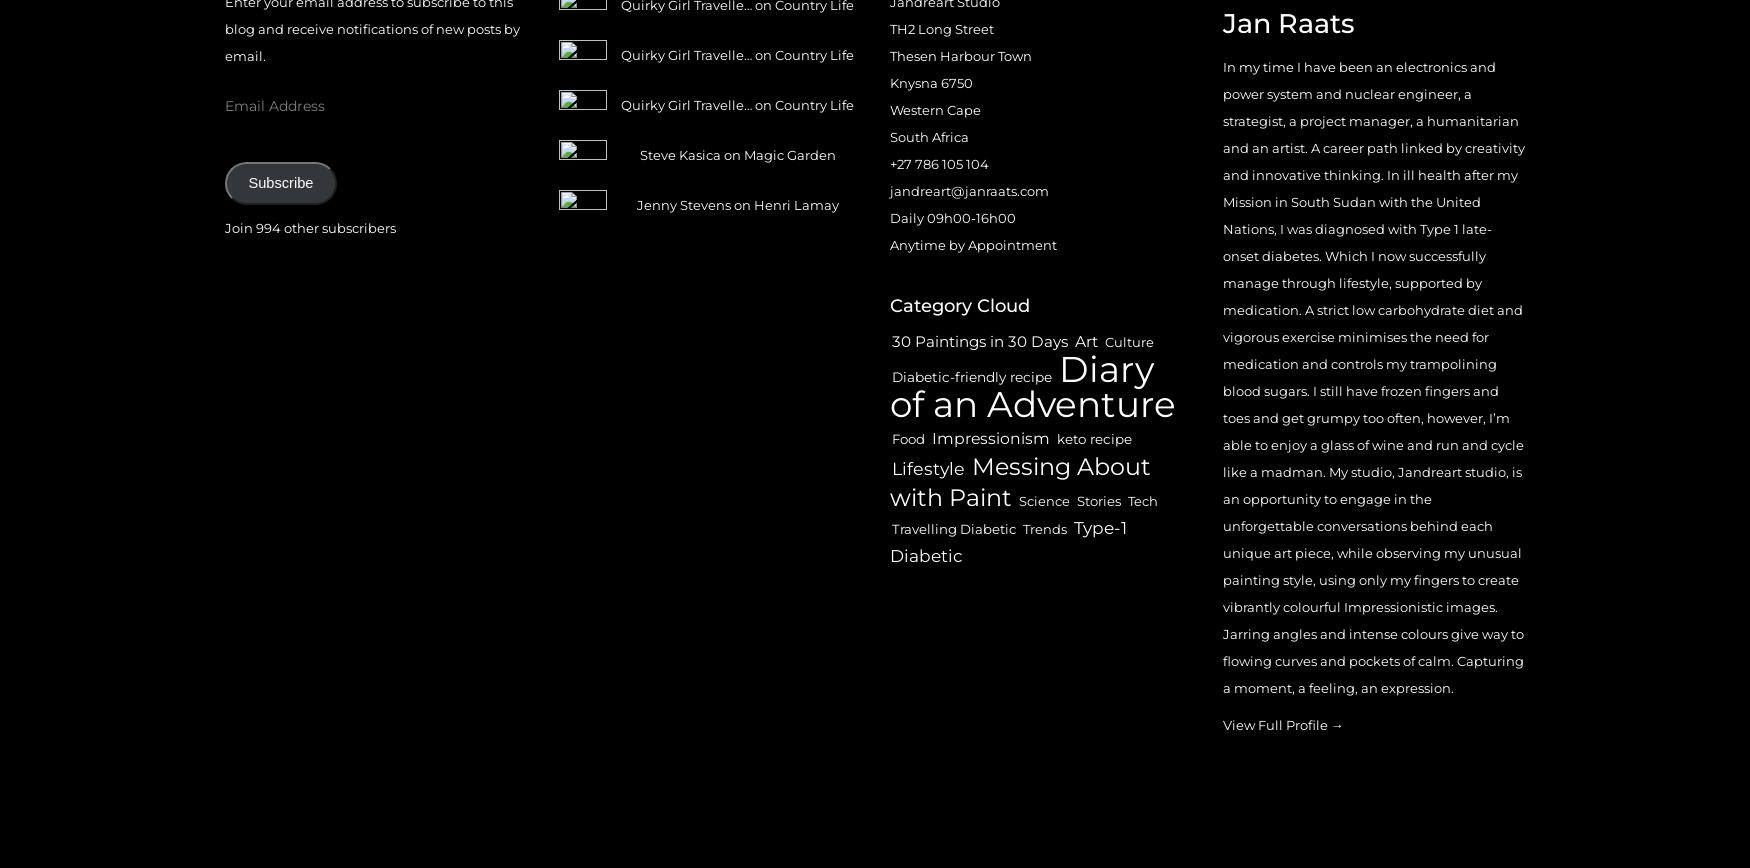 The image size is (1750, 868). Describe the element at coordinates (1141, 501) in the screenshot. I see `'Tech'` at that location.